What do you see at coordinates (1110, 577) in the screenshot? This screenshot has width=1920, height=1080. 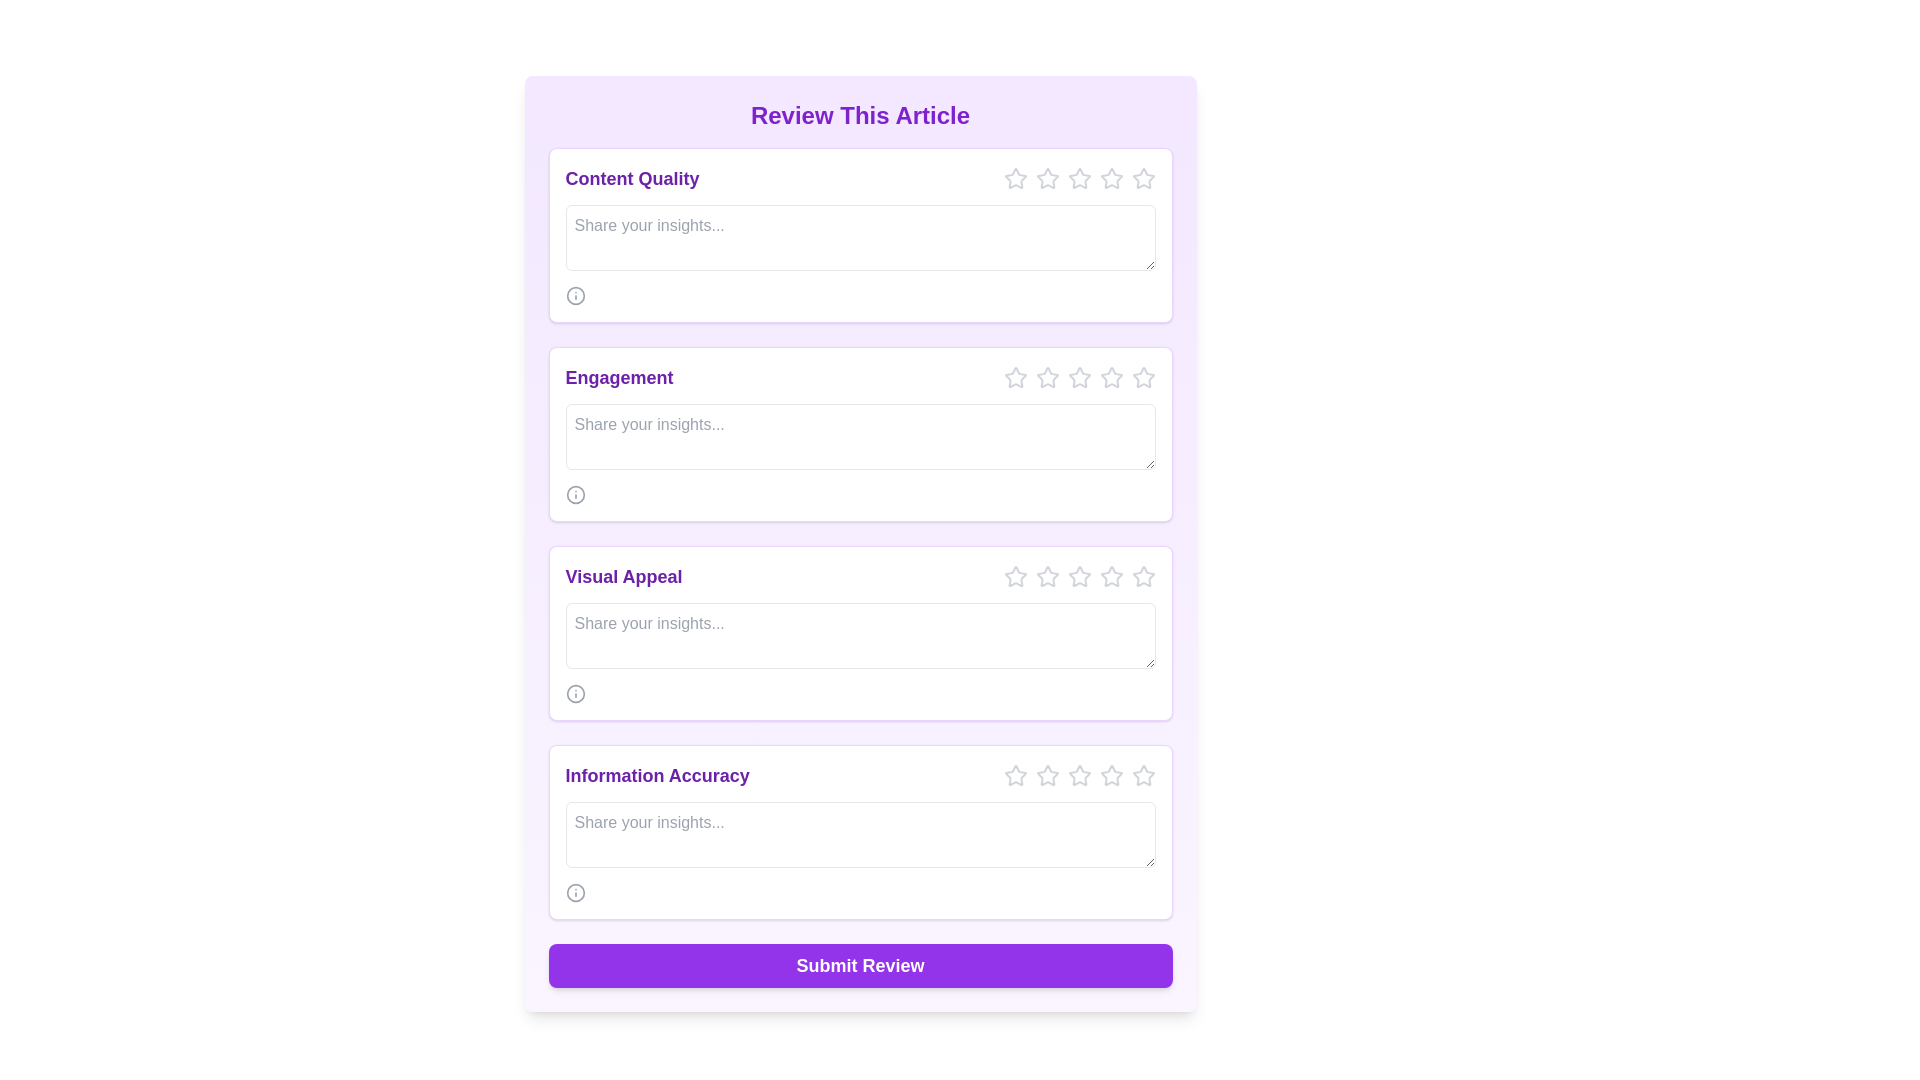 I see `the fifth Star icon in the rating system, which represents a rating value of 5 out of 5, located to the right of the 'Visual Appeal' text field` at bounding box center [1110, 577].